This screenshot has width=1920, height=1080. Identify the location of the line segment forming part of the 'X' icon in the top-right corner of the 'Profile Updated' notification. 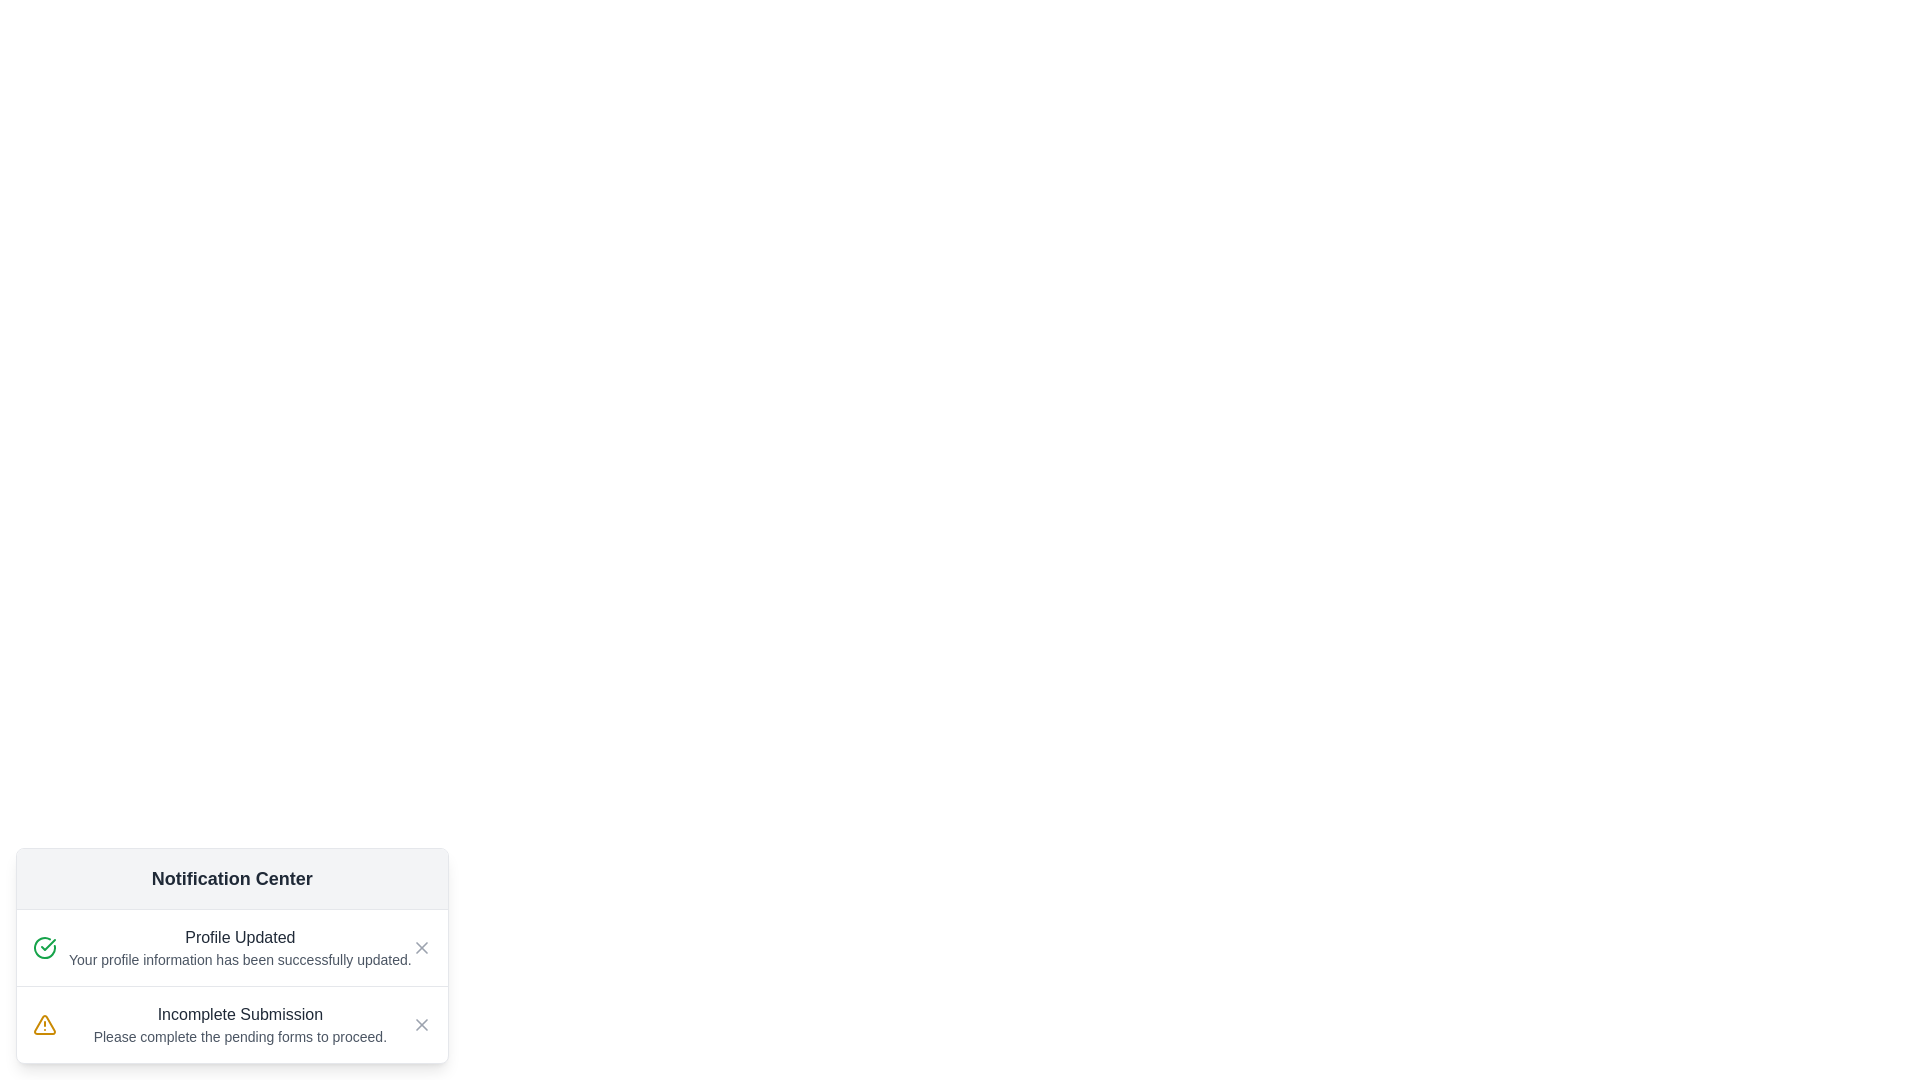
(420, 947).